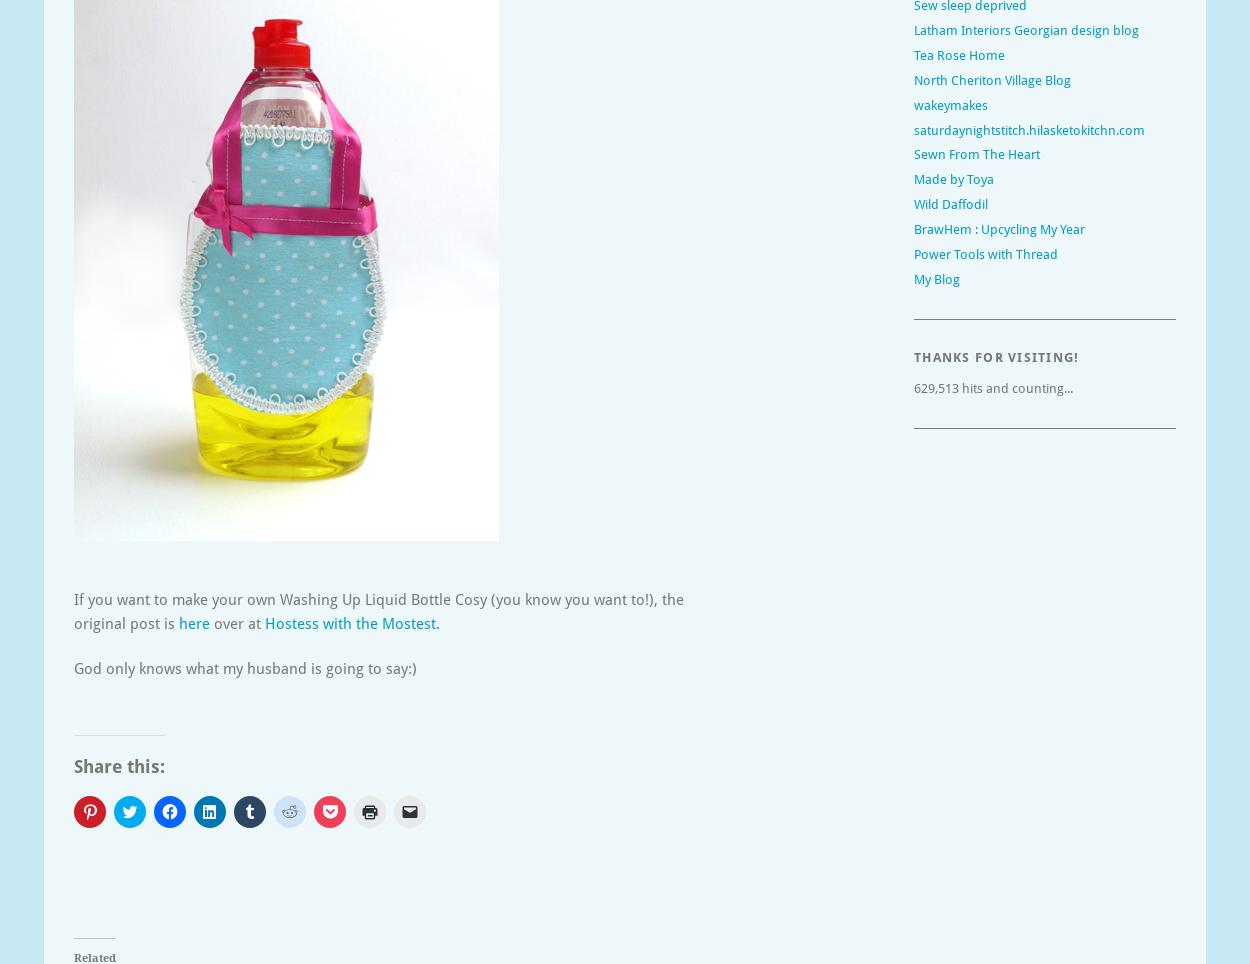  What do you see at coordinates (984, 253) in the screenshot?
I see `'Power Tools with Thread'` at bounding box center [984, 253].